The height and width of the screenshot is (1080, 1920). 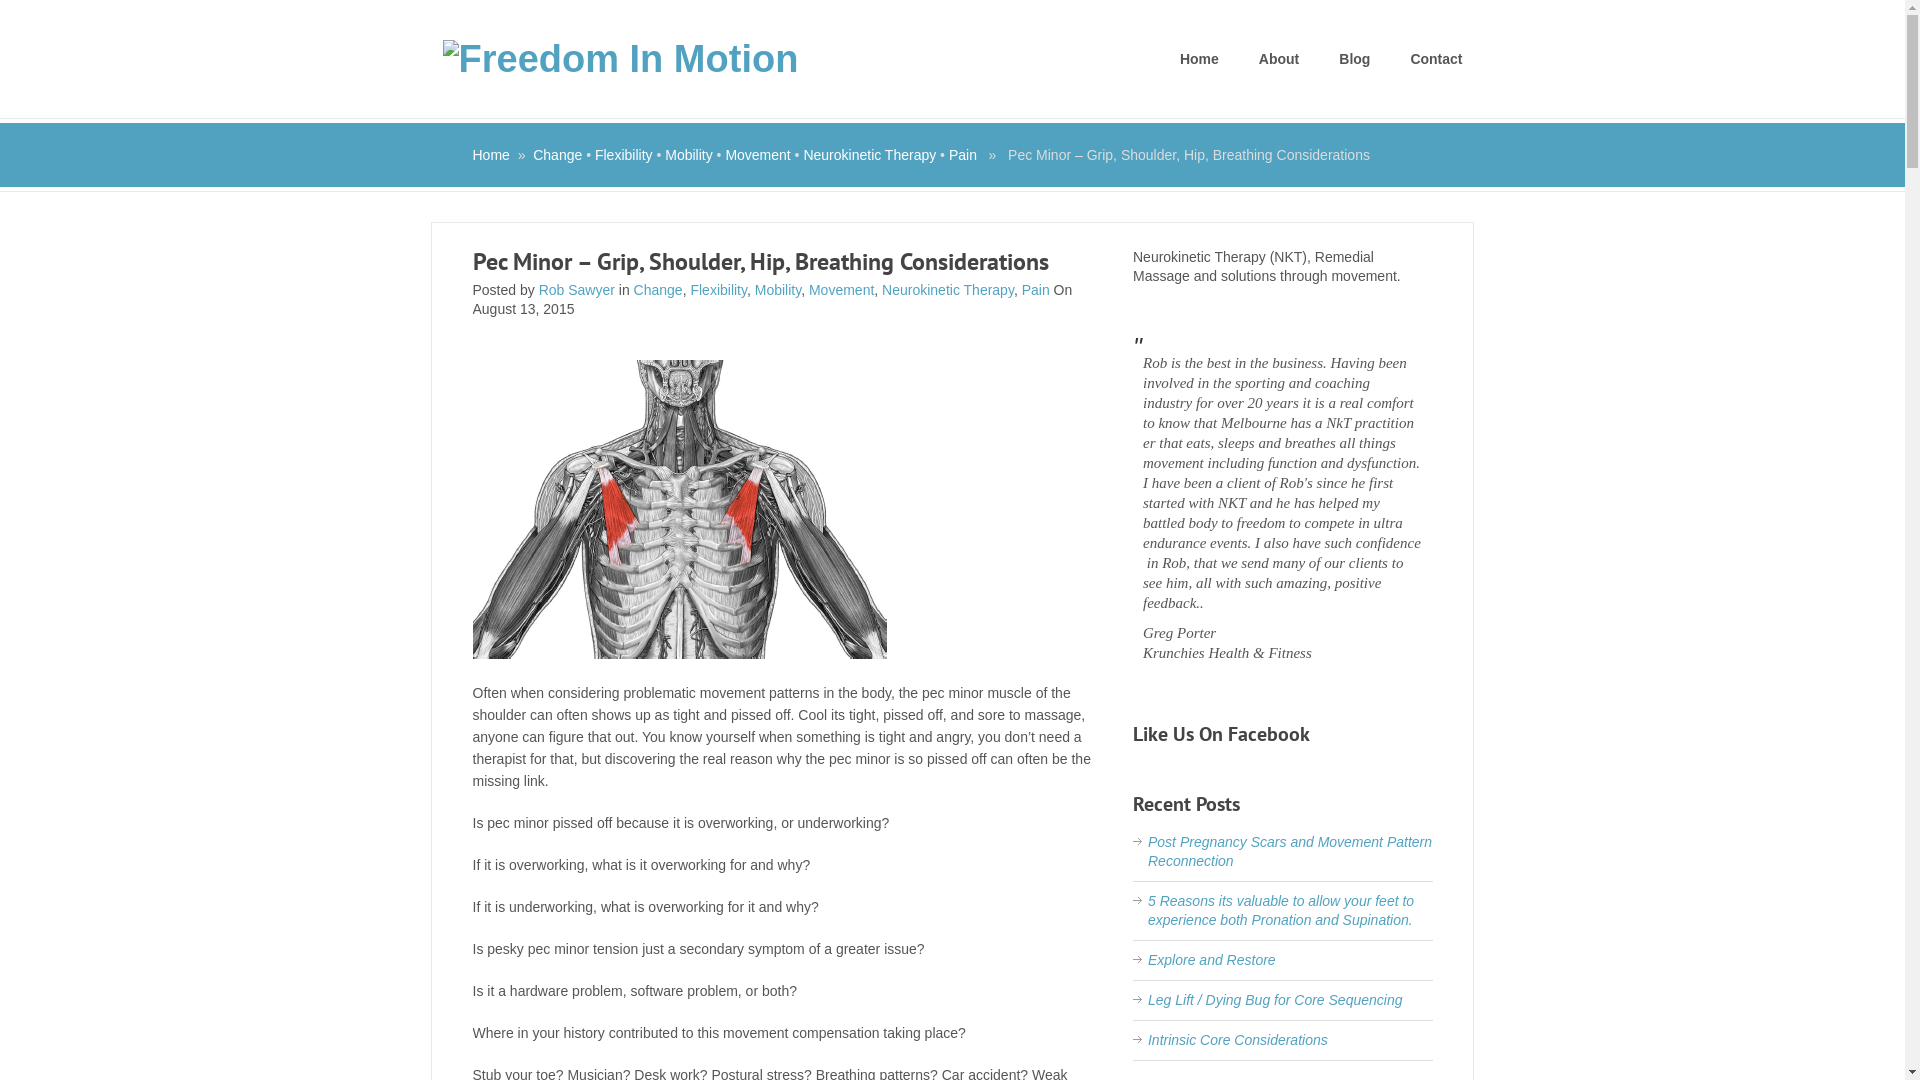 What do you see at coordinates (532, 153) in the screenshot?
I see `'Change'` at bounding box center [532, 153].